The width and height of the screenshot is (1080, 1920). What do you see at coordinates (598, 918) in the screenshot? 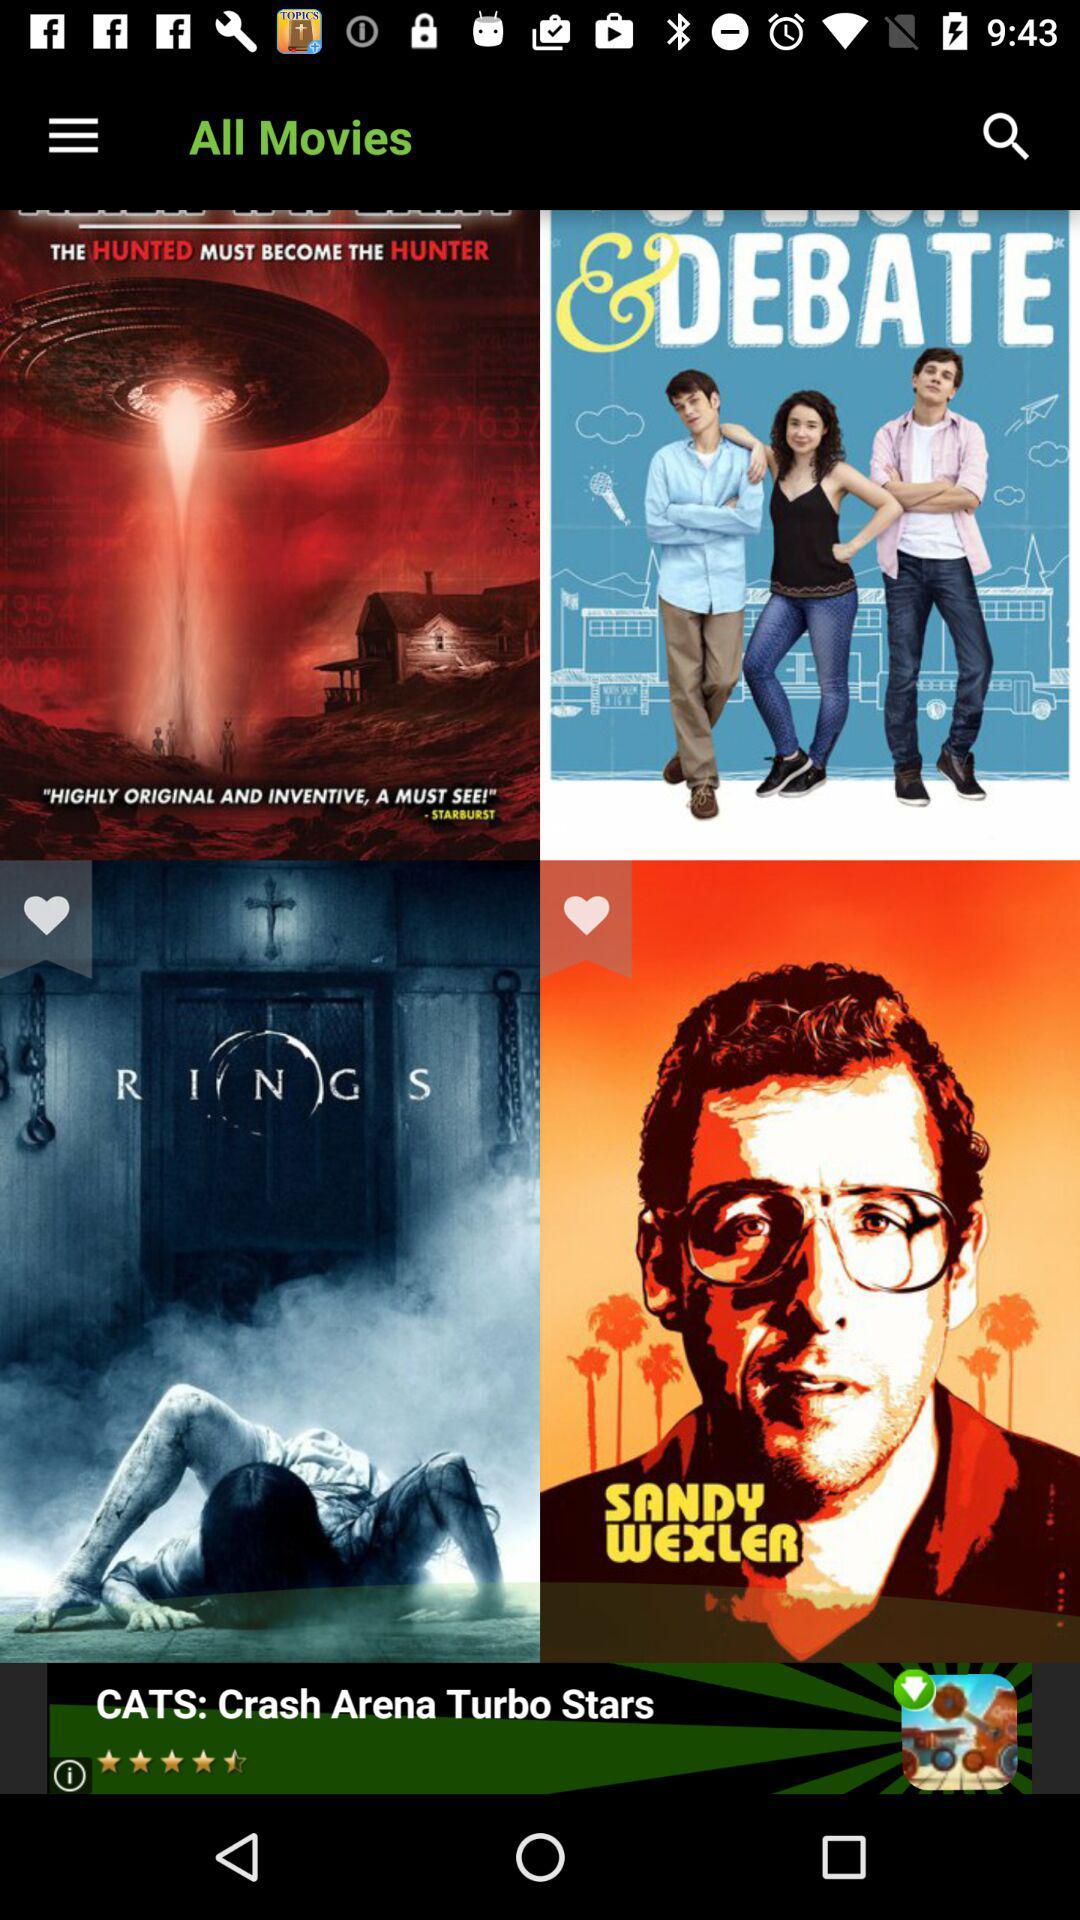
I see `favorite` at bounding box center [598, 918].